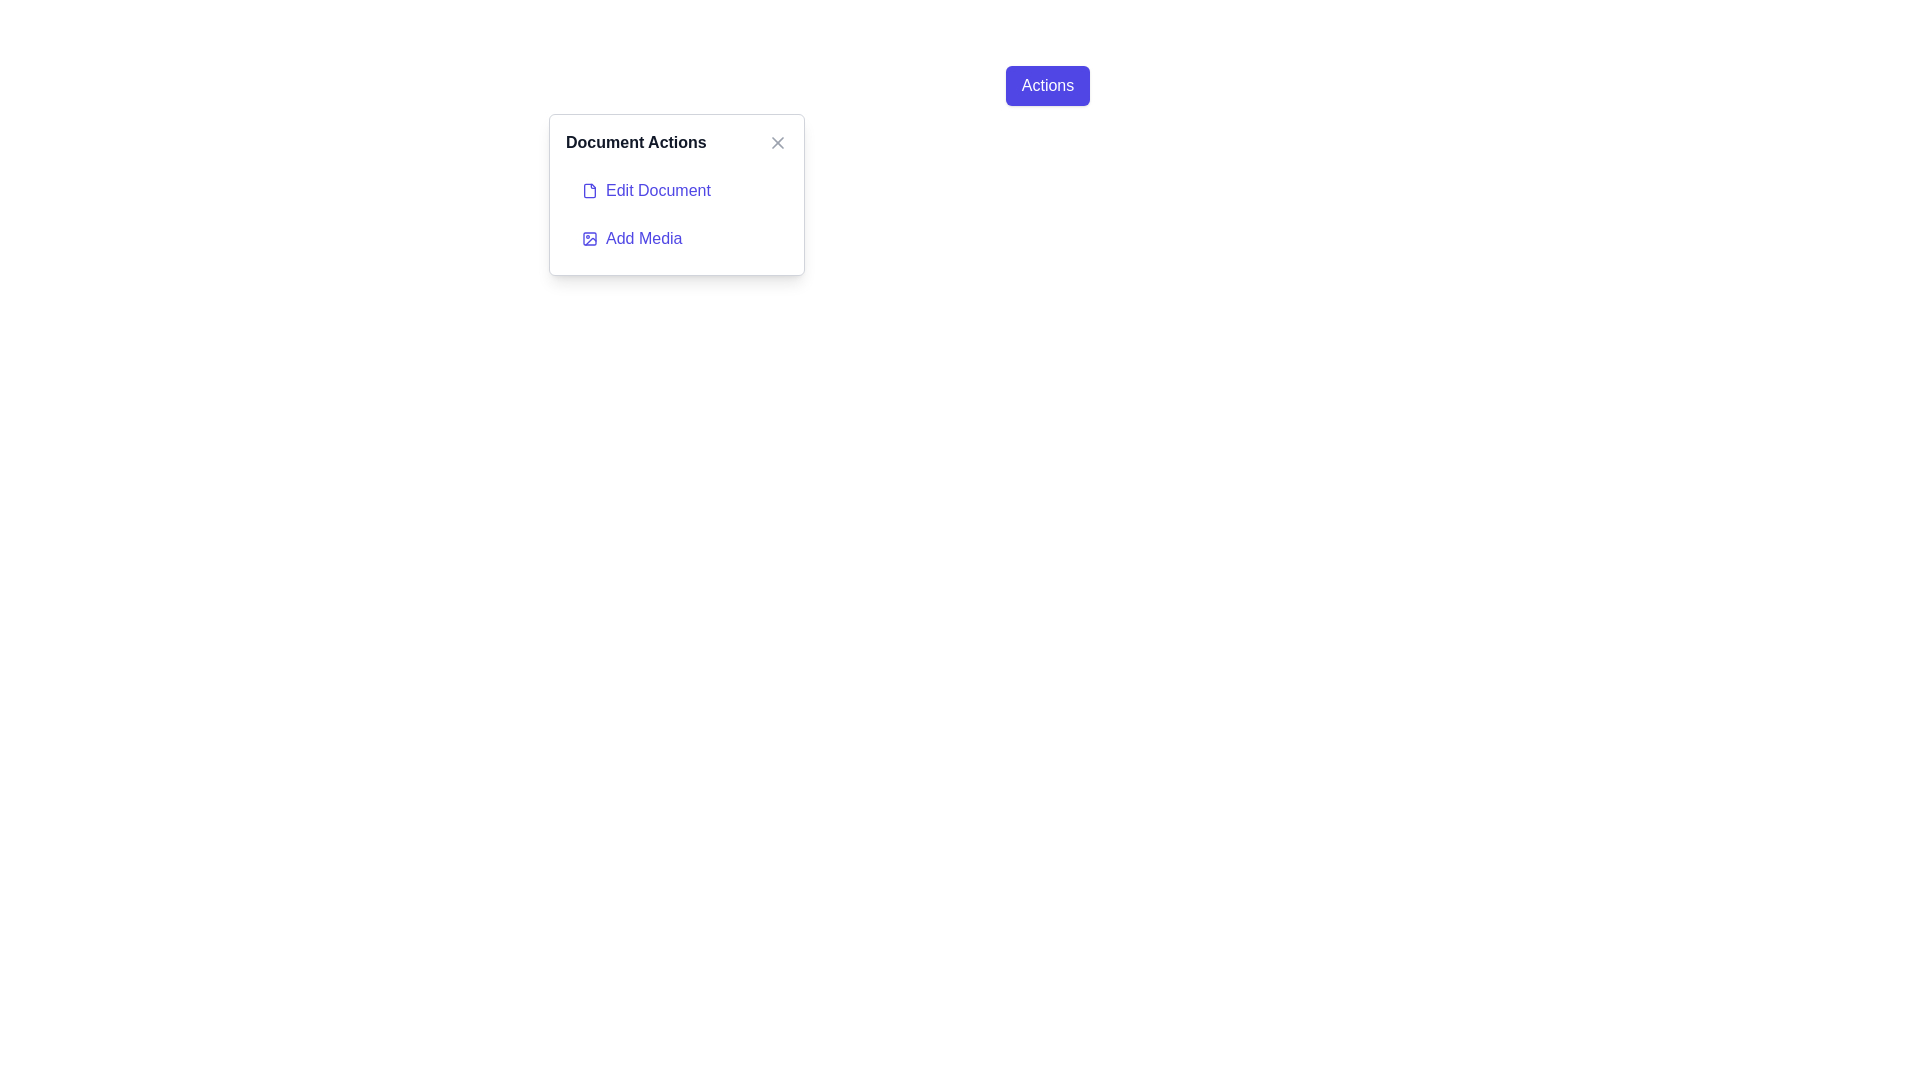 This screenshot has width=1920, height=1080. What do you see at coordinates (589, 191) in the screenshot?
I see `the document file icon located at the top left of the 'Document Actions' popup, which precedes the 'Edit Document' text` at bounding box center [589, 191].